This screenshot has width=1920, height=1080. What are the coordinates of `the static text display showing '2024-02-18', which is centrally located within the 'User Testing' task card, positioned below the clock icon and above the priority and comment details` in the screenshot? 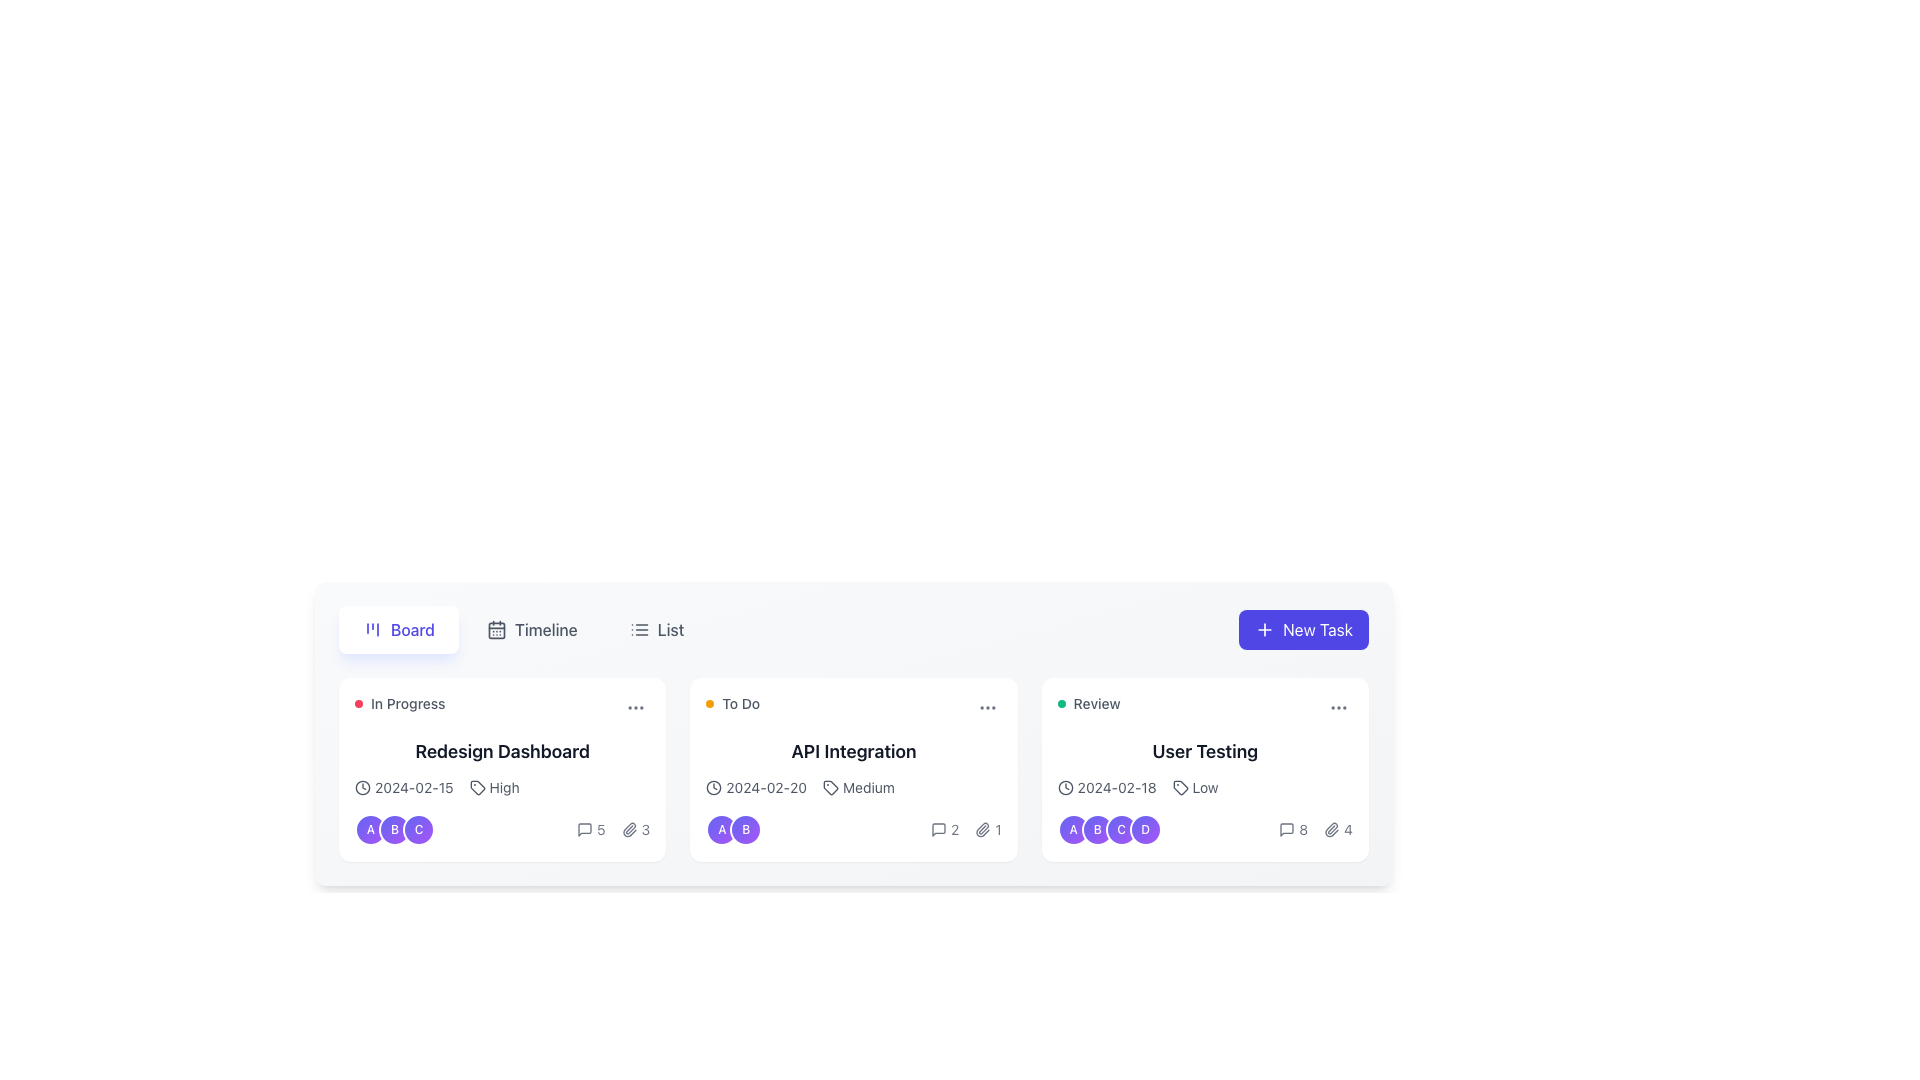 It's located at (1116, 786).